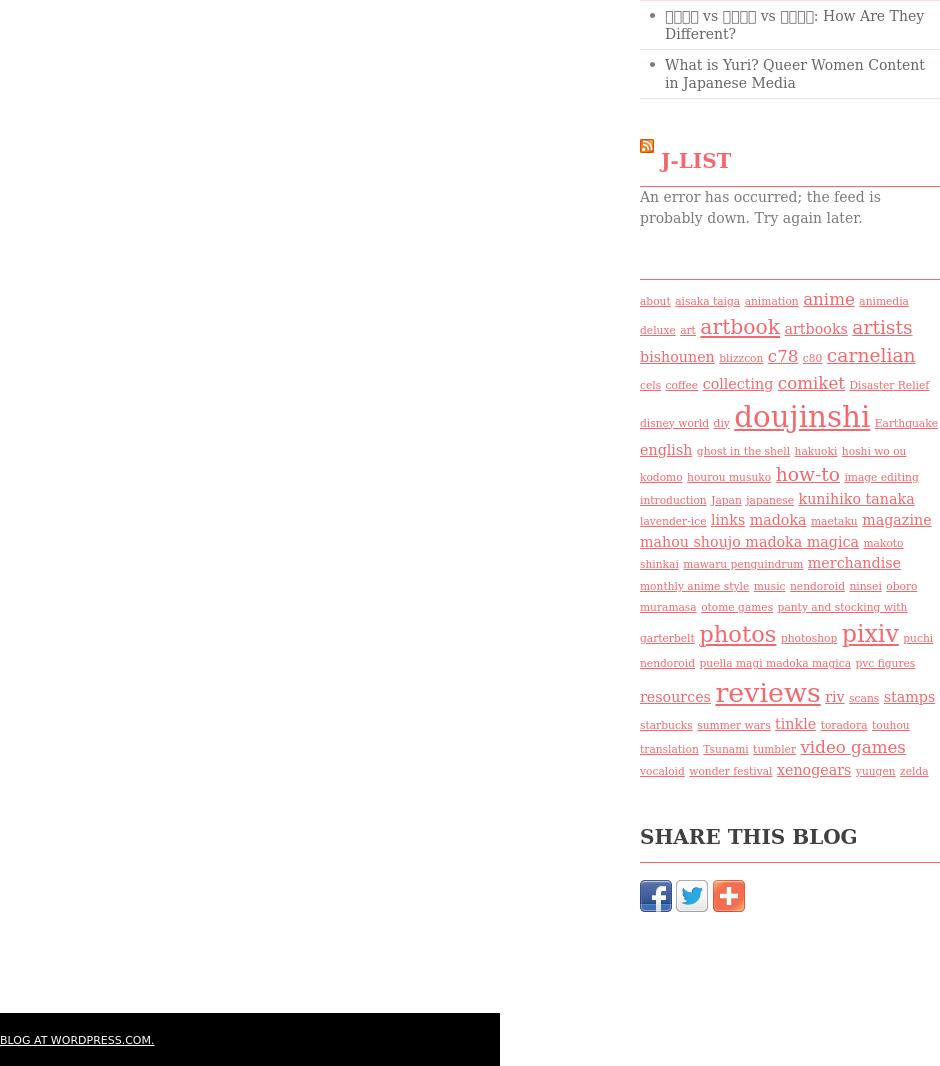 The image size is (940, 1066). Describe the element at coordinates (688, 770) in the screenshot. I see `'wonder festival'` at that location.